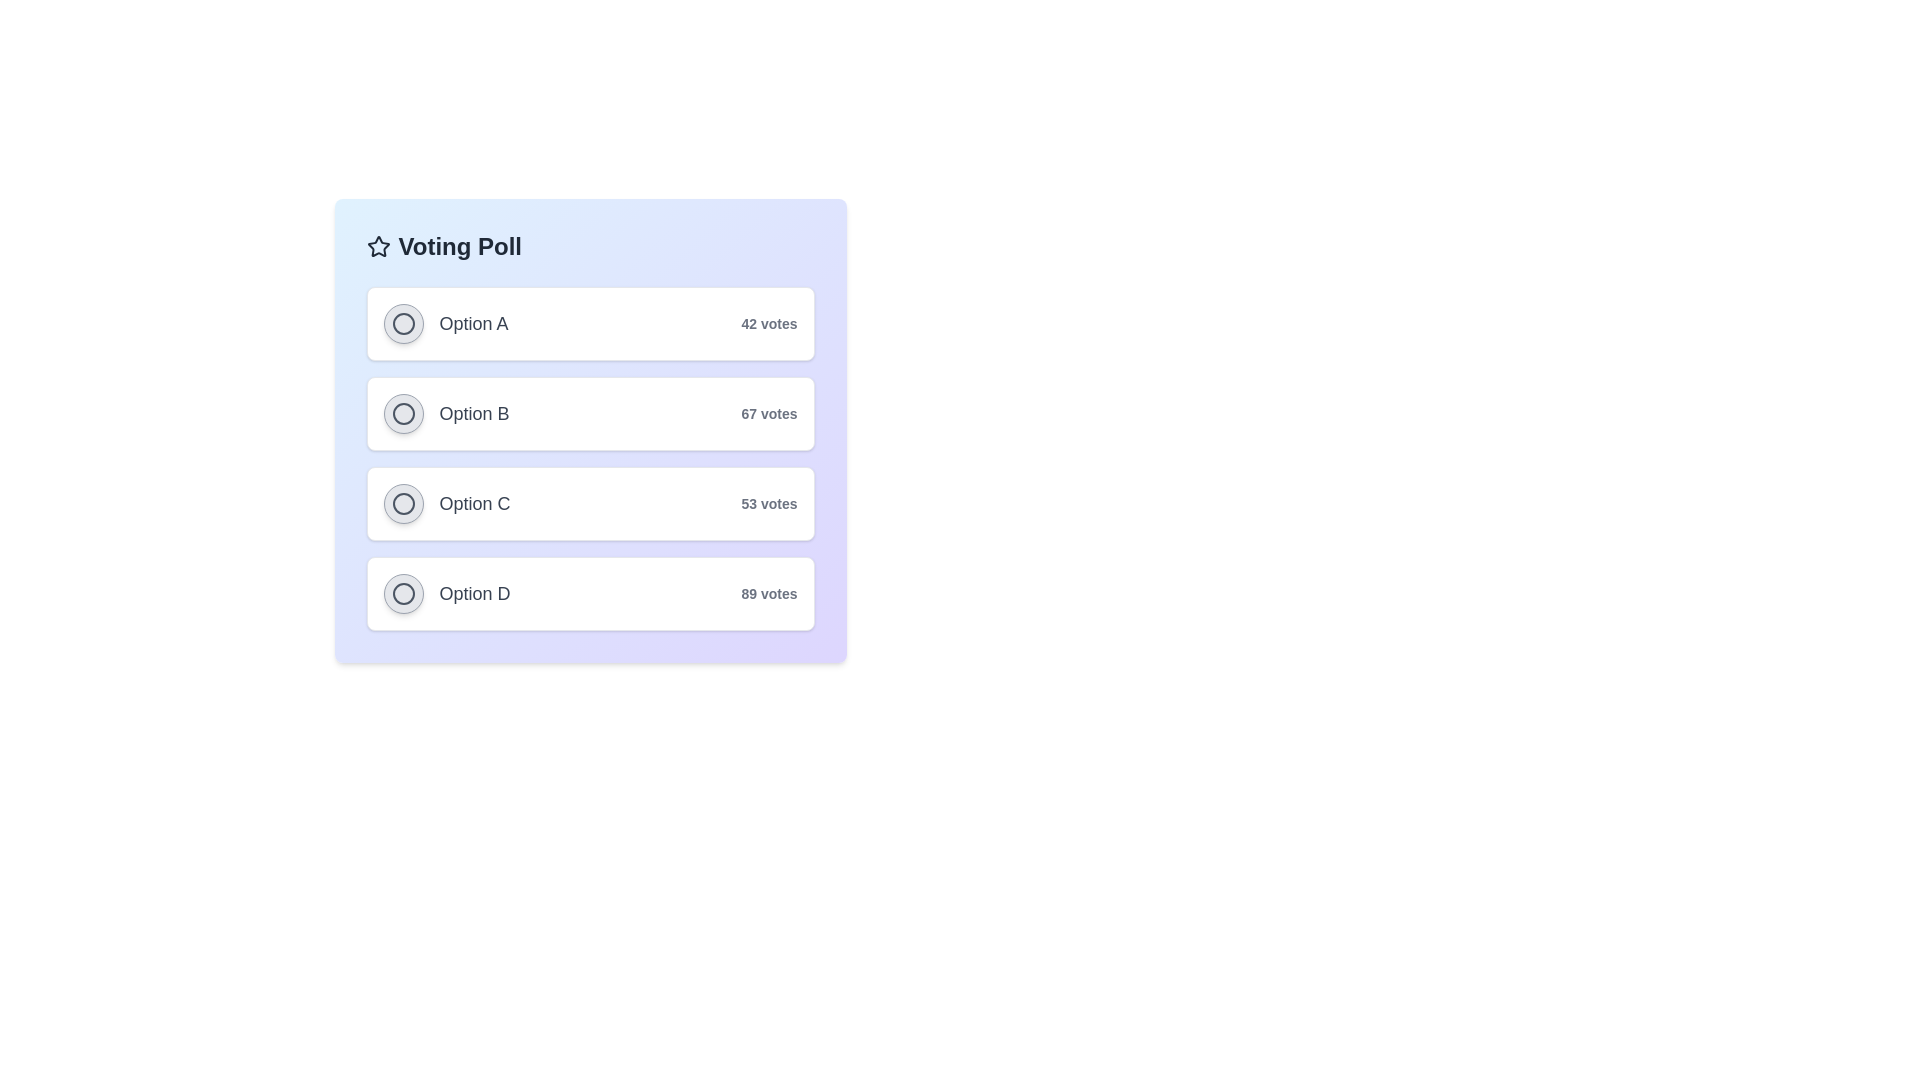 This screenshot has width=1920, height=1080. Describe the element at coordinates (402, 593) in the screenshot. I see `the circular radio button with a gray outline located next to the text 'Option D' in the voting poll interface` at that location.